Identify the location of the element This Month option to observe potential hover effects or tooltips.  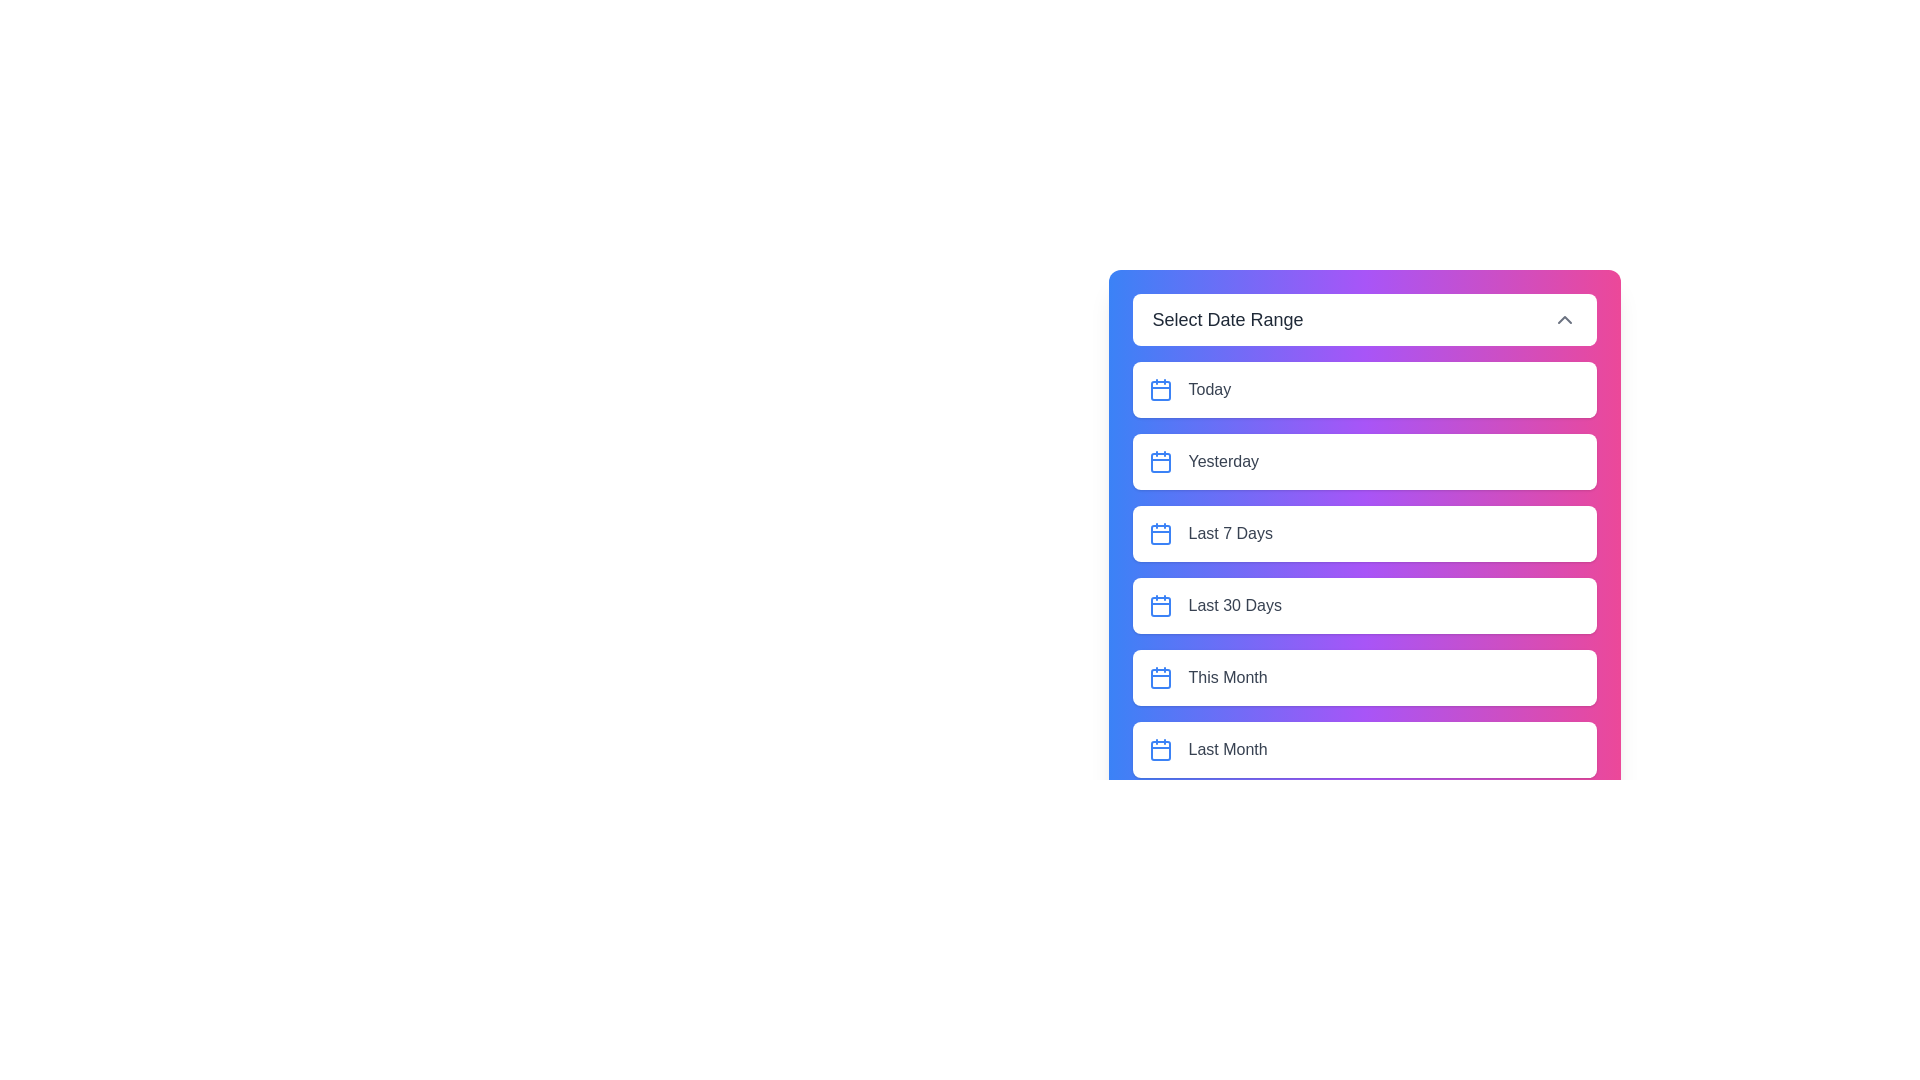
(1363, 677).